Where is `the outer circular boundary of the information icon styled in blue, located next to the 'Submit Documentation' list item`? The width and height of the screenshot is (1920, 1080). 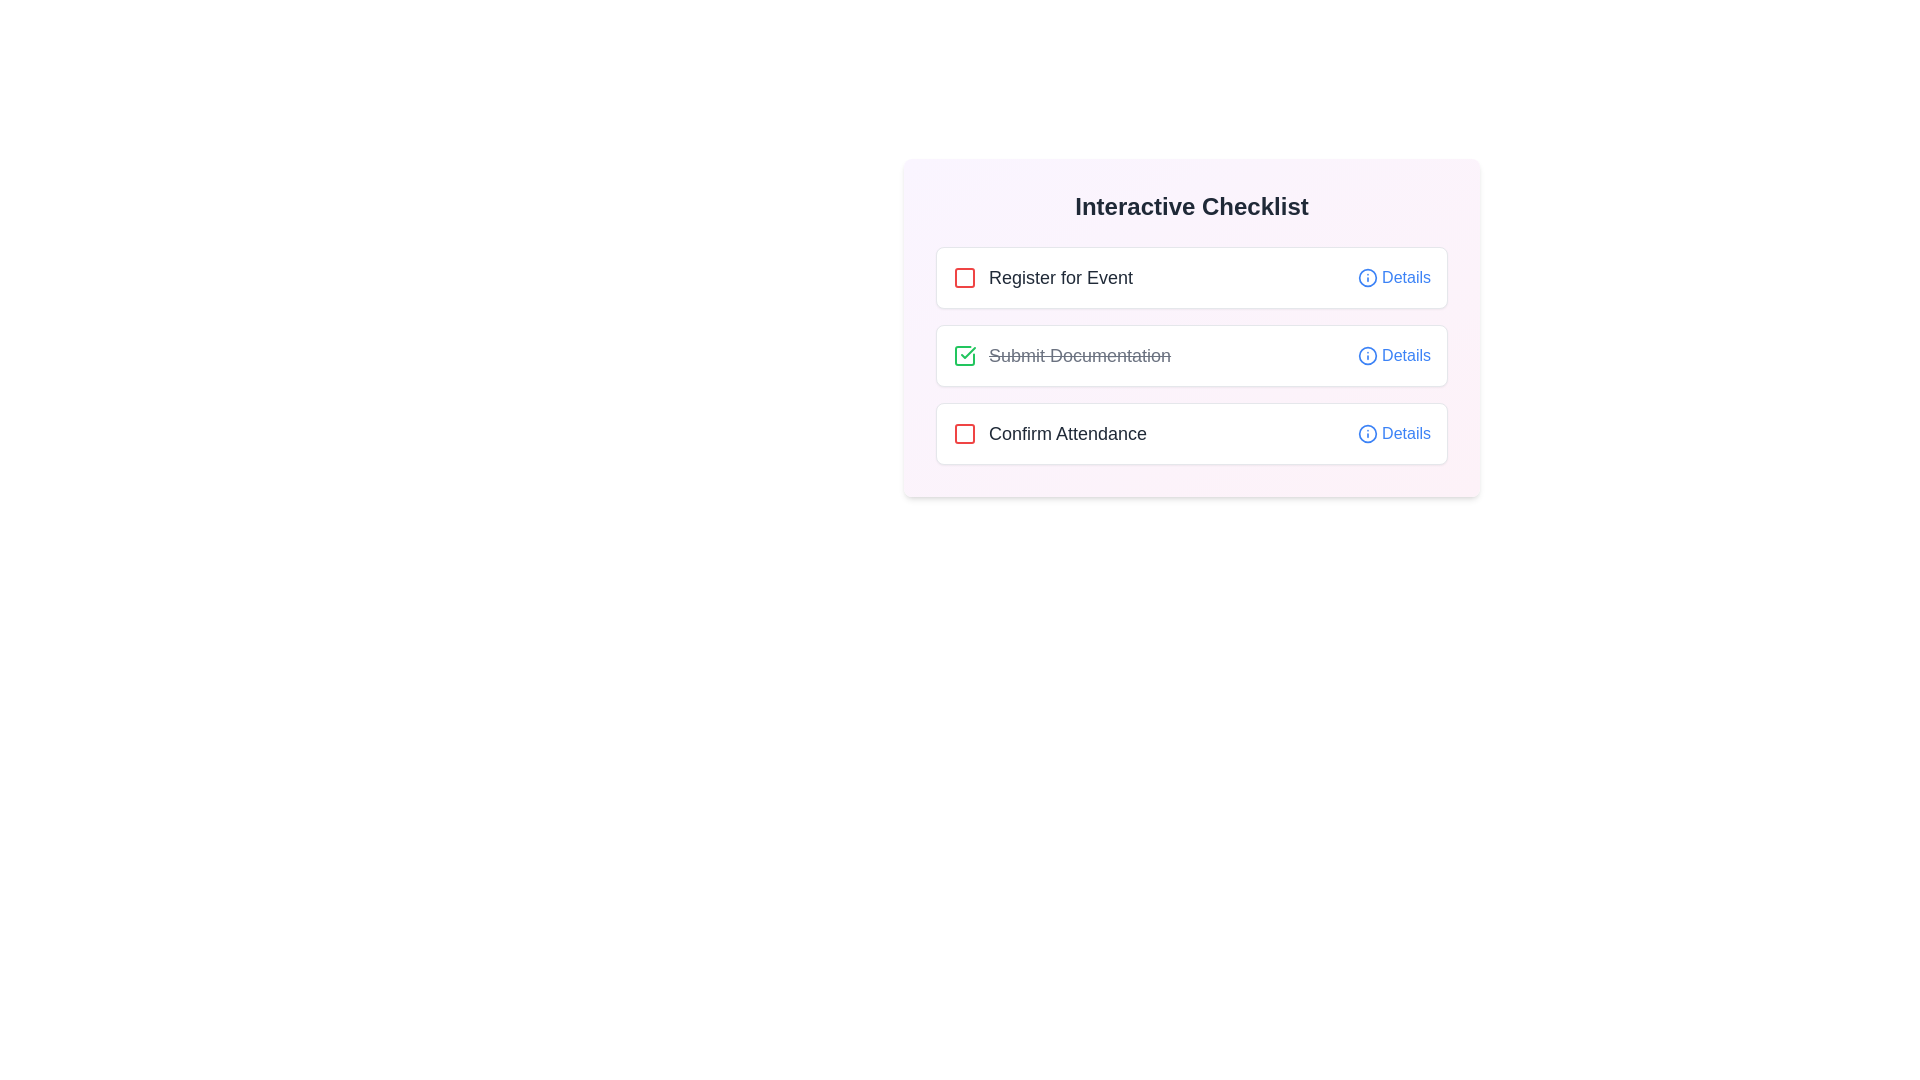 the outer circular boundary of the information icon styled in blue, located next to the 'Submit Documentation' list item is located at coordinates (1367, 277).